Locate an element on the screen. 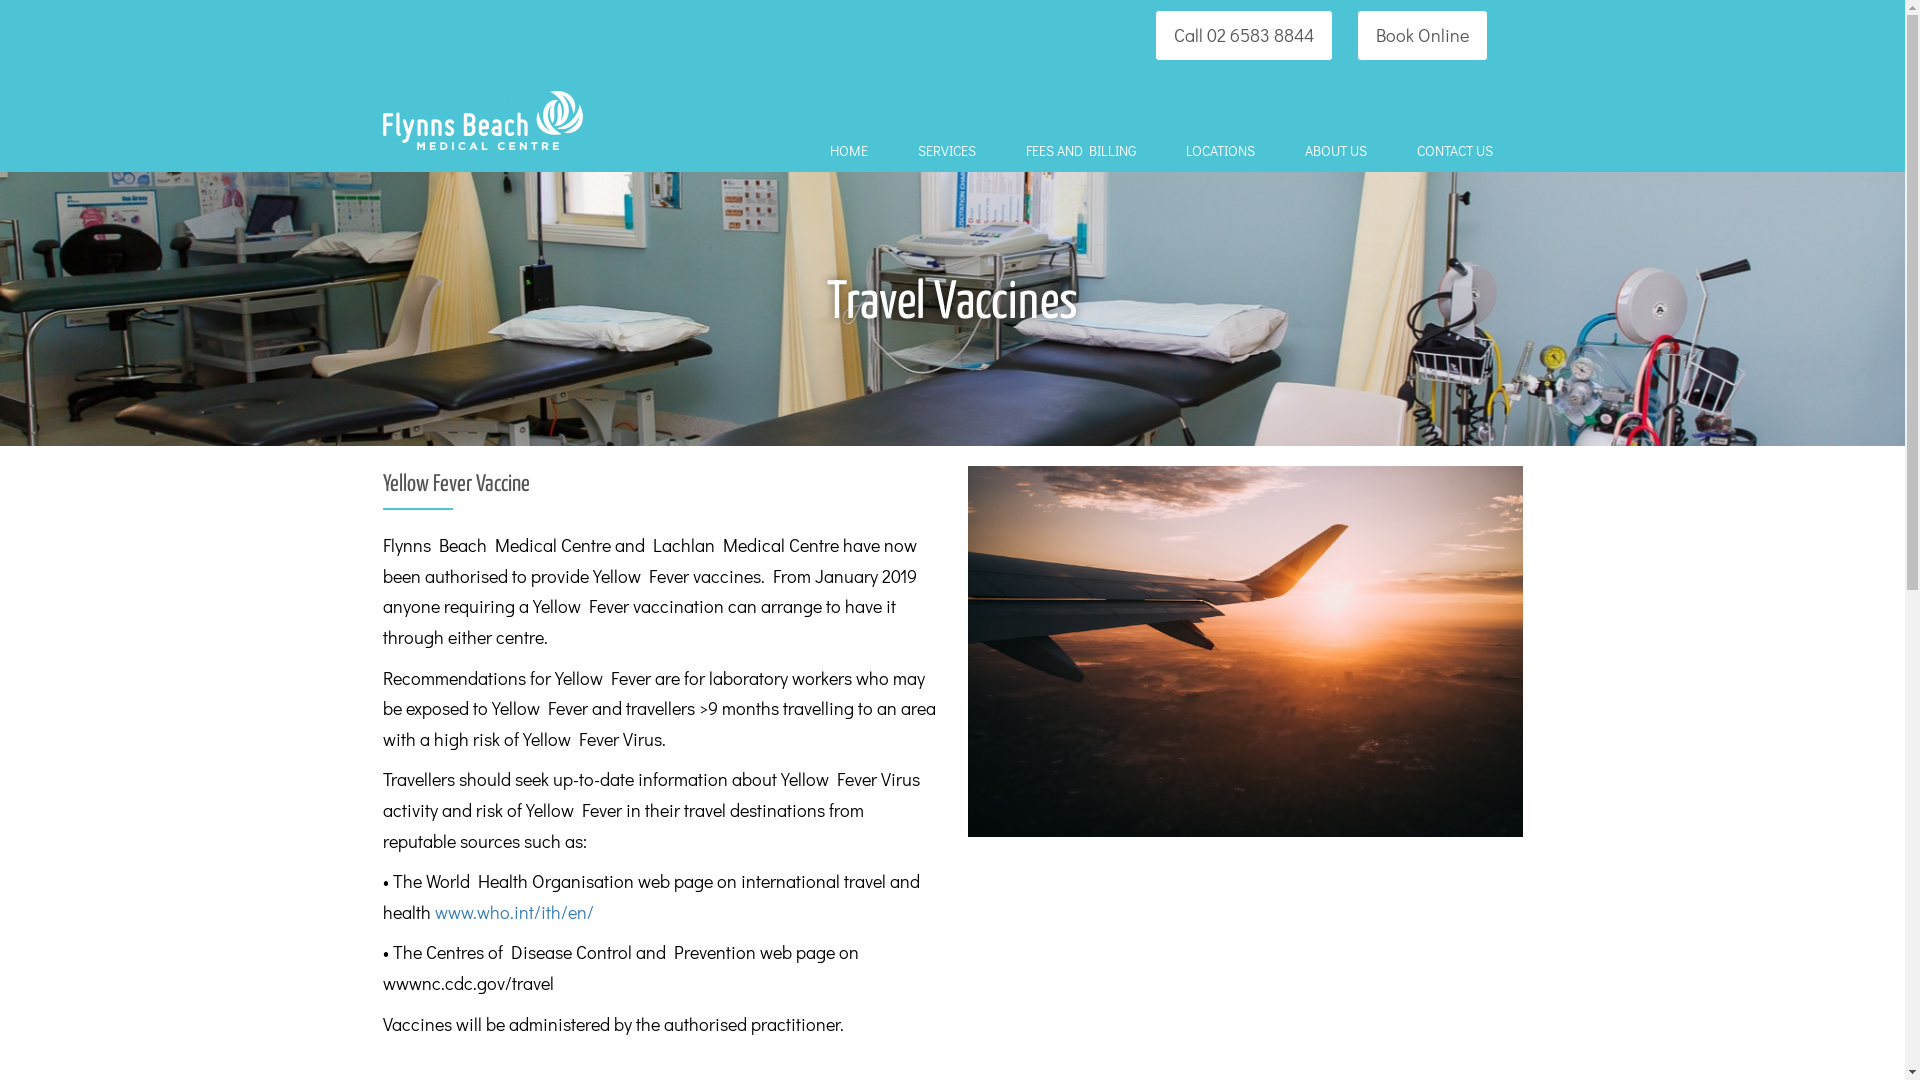  'CONTACT US' is located at coordinates (1459, 150).